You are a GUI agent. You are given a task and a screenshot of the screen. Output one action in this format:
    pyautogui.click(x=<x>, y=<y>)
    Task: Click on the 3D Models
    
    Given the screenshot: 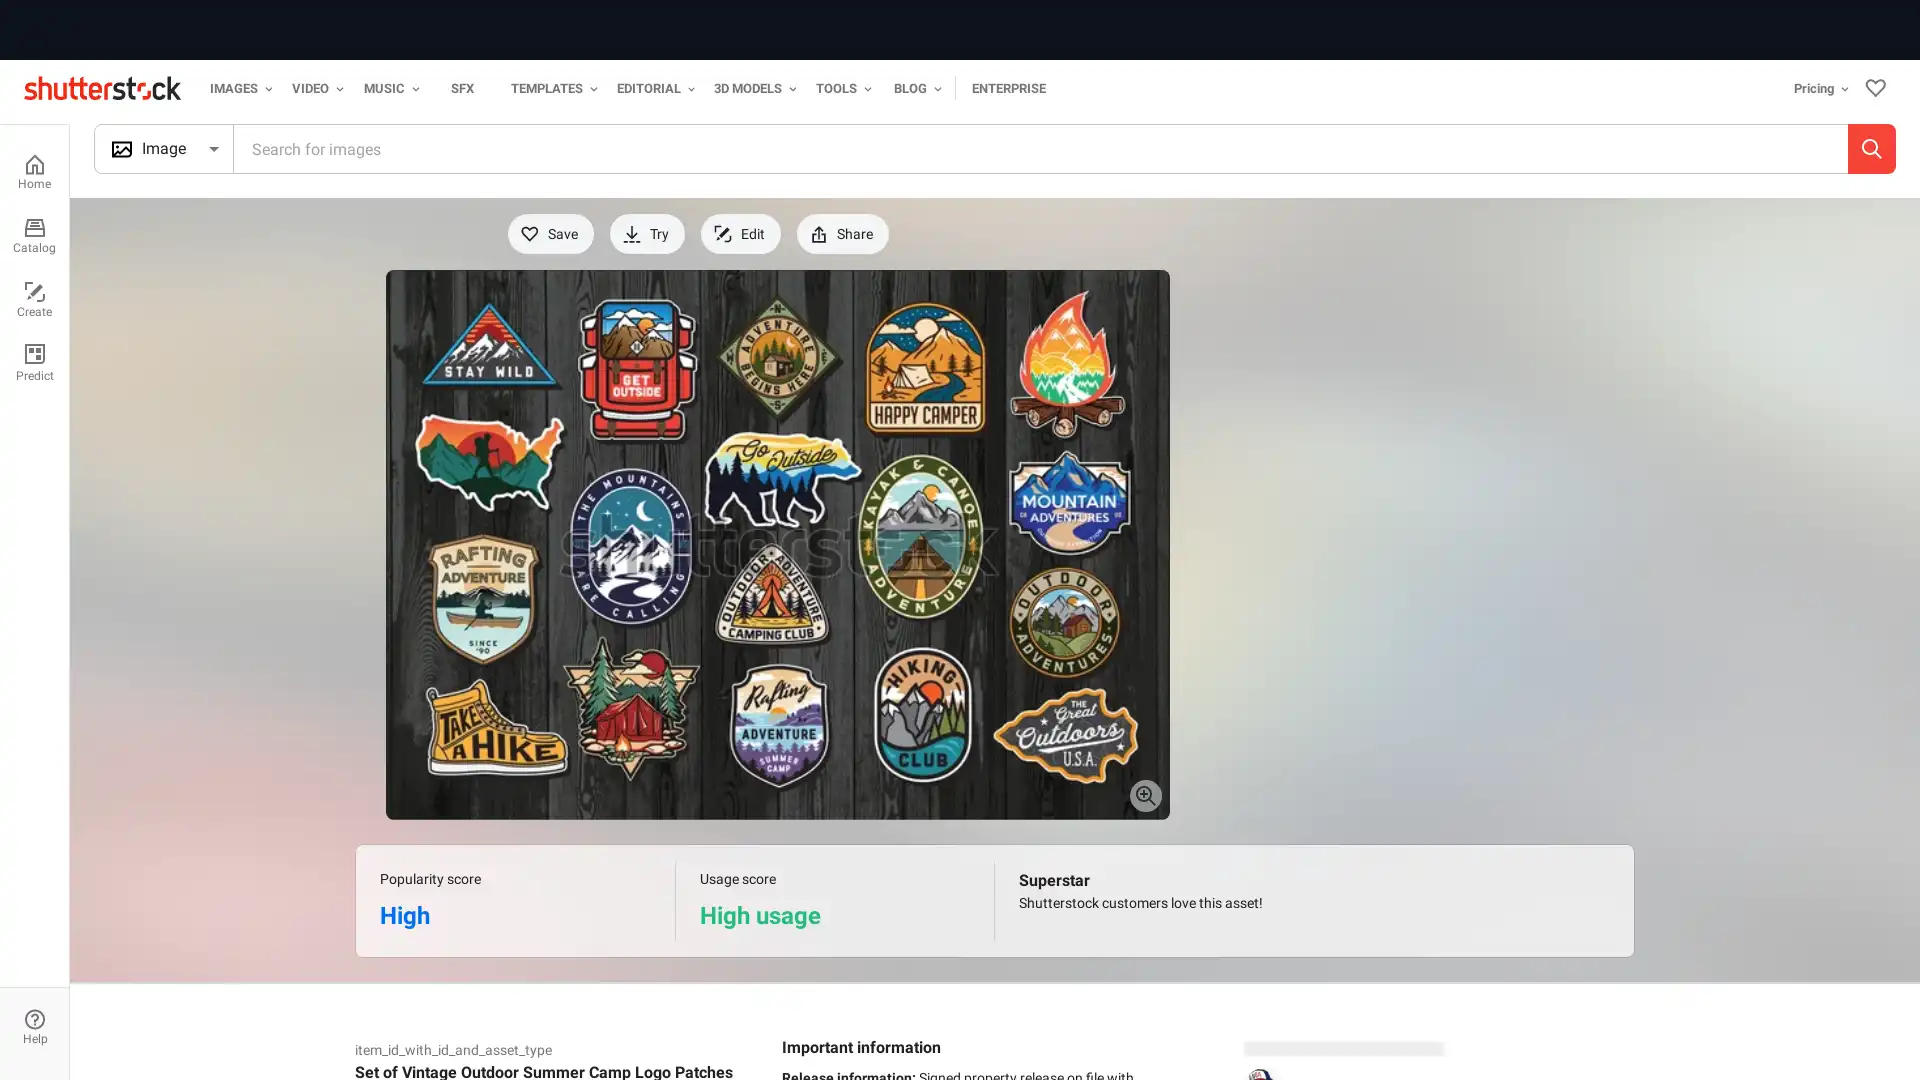 What is the action you would take?
    pyautogui.click(x=752, y=87)
    